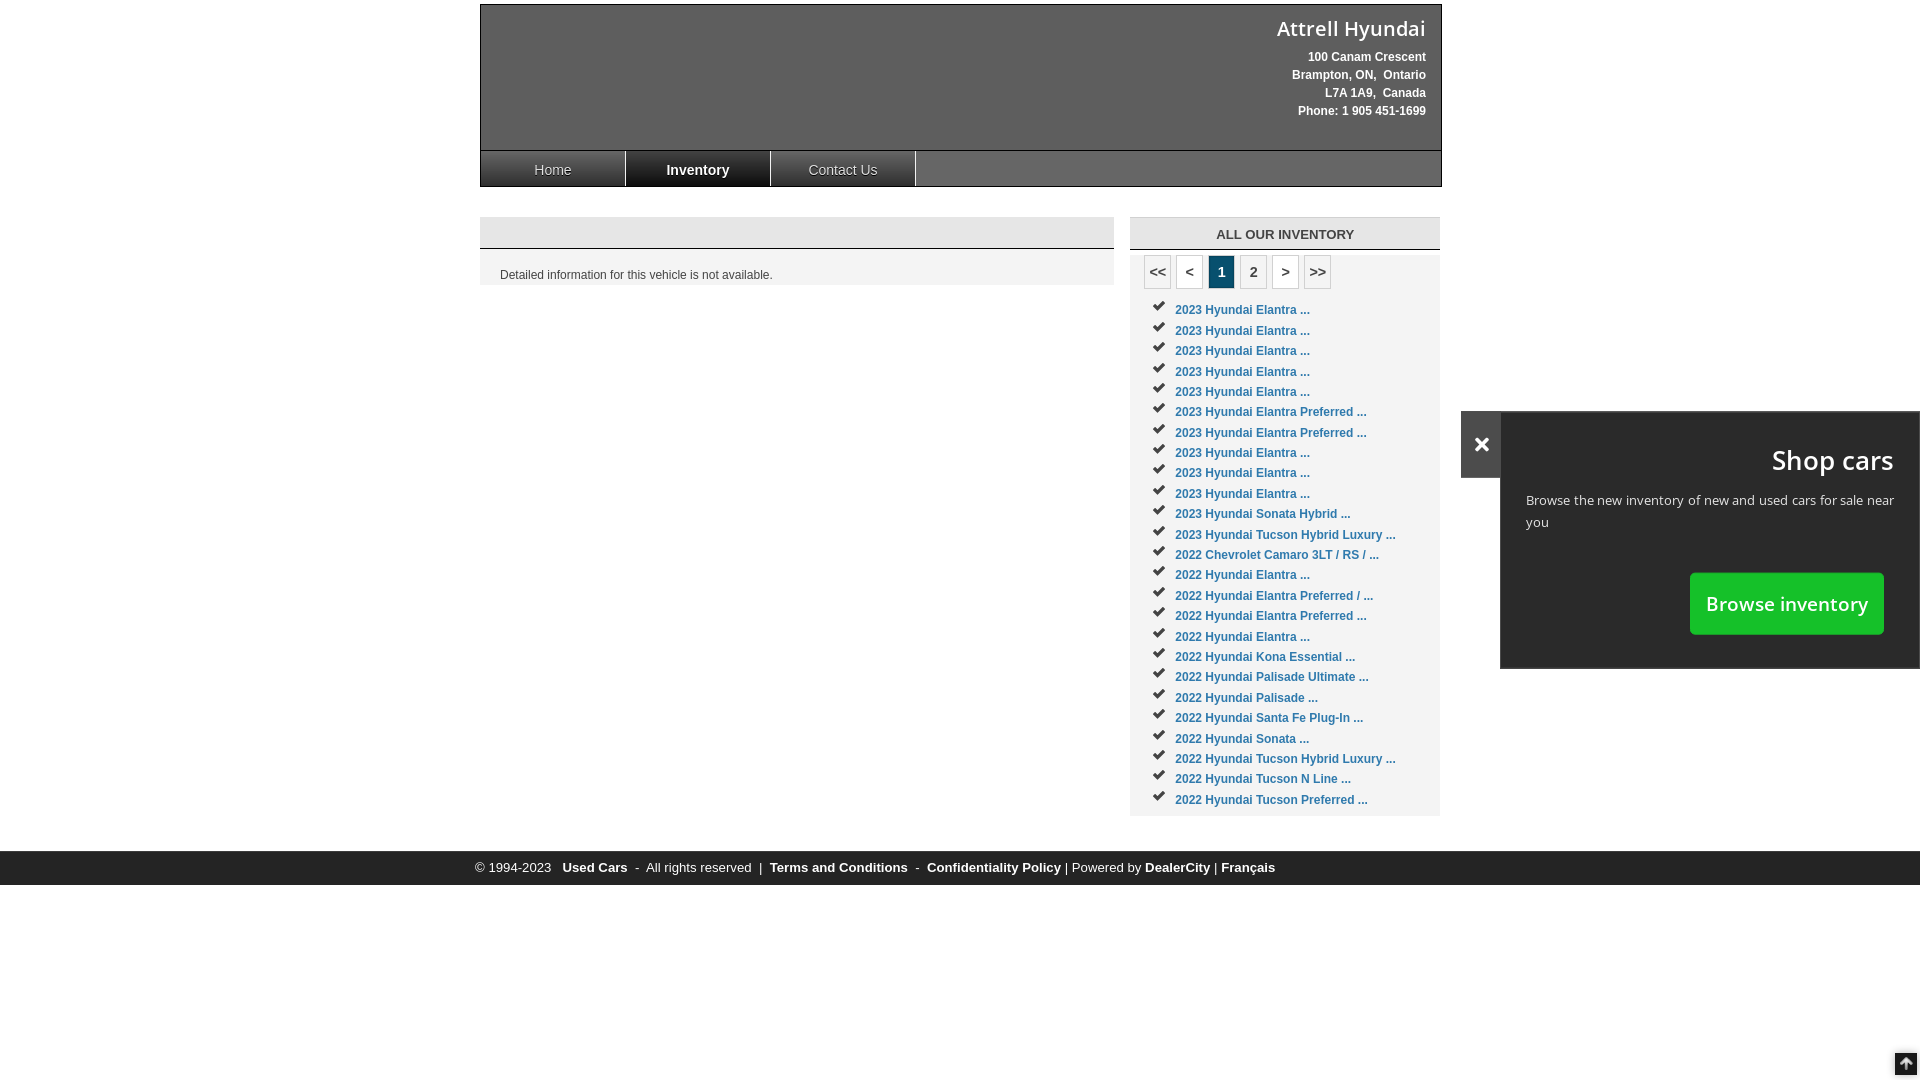 Image resolution: width=1920 pixels, height=1080 pixels. Describe the element at coordinates (1261, 778) in the screenshot. I see `'2022 Hyundai Tucson N Line ...'` at that location.